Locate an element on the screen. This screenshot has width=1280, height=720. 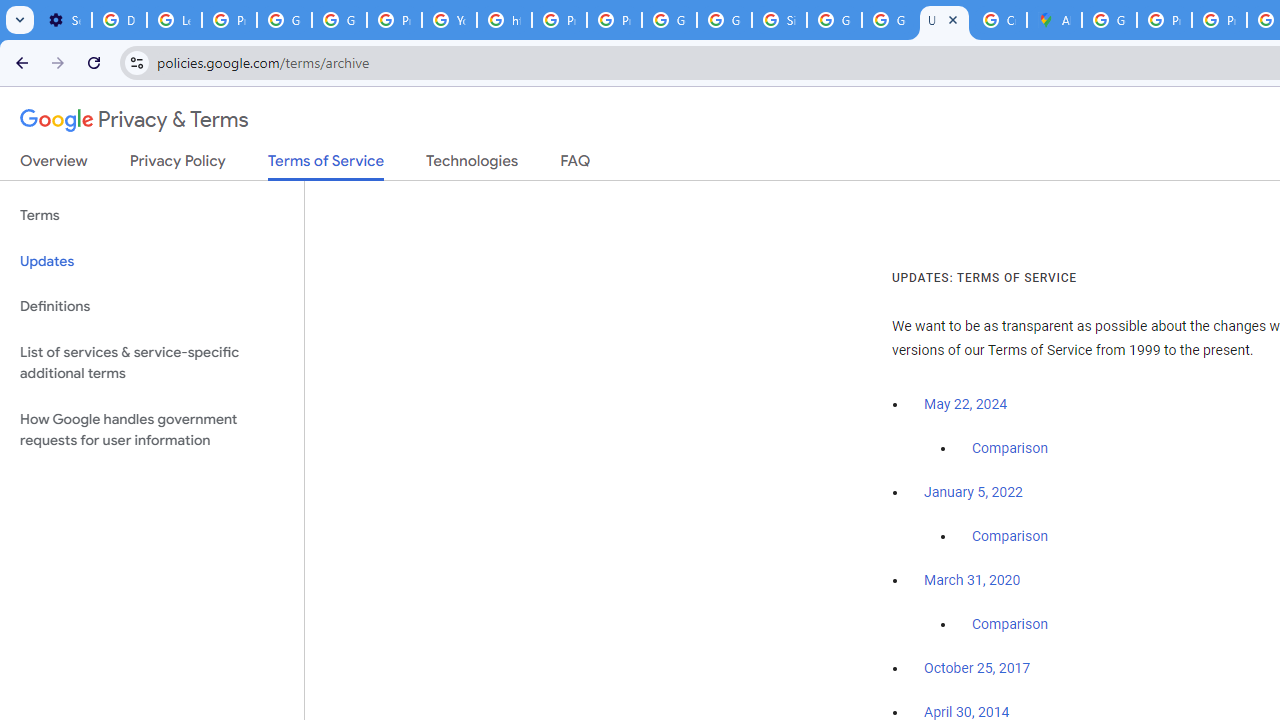
'Definitions' is located at coordinates (151, 306).